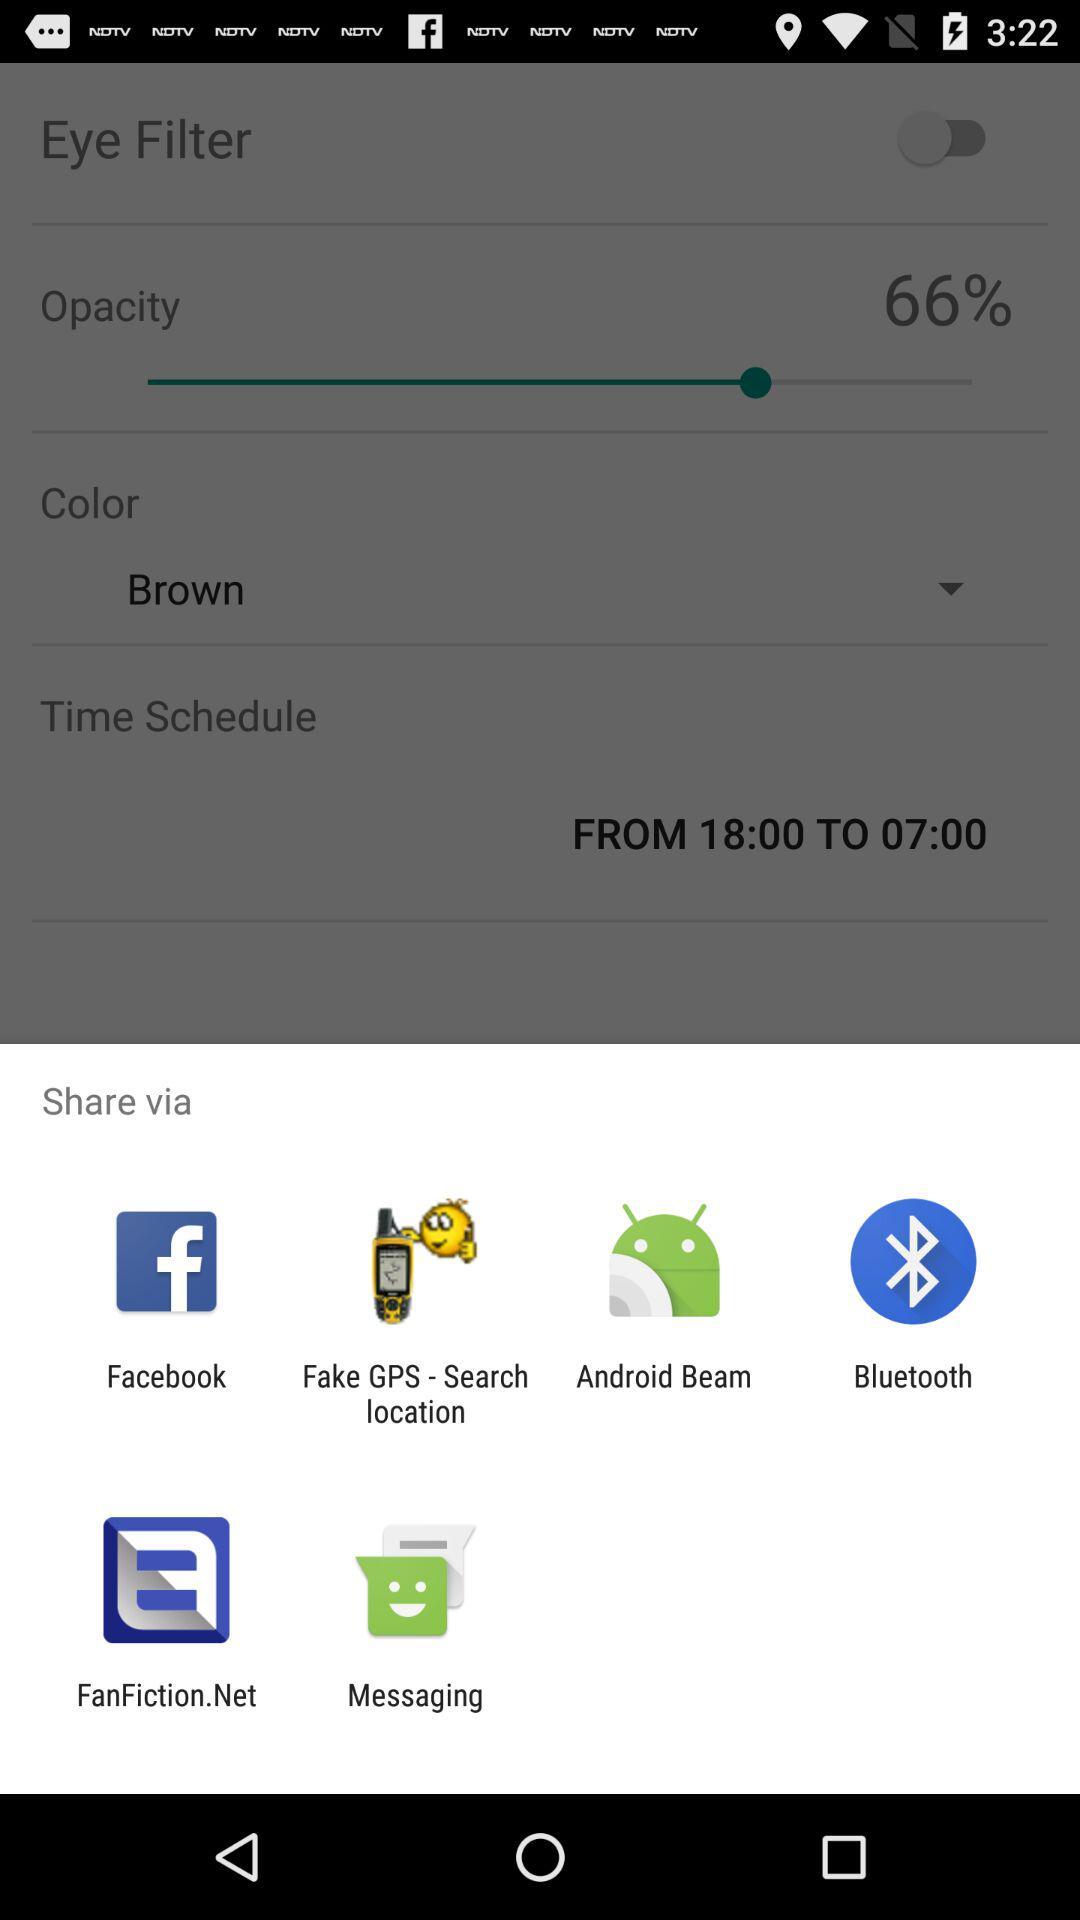 Image resolution: width=1080 pixels, height=1920 pixels. What do you see at coordinates (165, 1392) in the screenshot?
I see `the facebook` at bounding box center [165, 1392].